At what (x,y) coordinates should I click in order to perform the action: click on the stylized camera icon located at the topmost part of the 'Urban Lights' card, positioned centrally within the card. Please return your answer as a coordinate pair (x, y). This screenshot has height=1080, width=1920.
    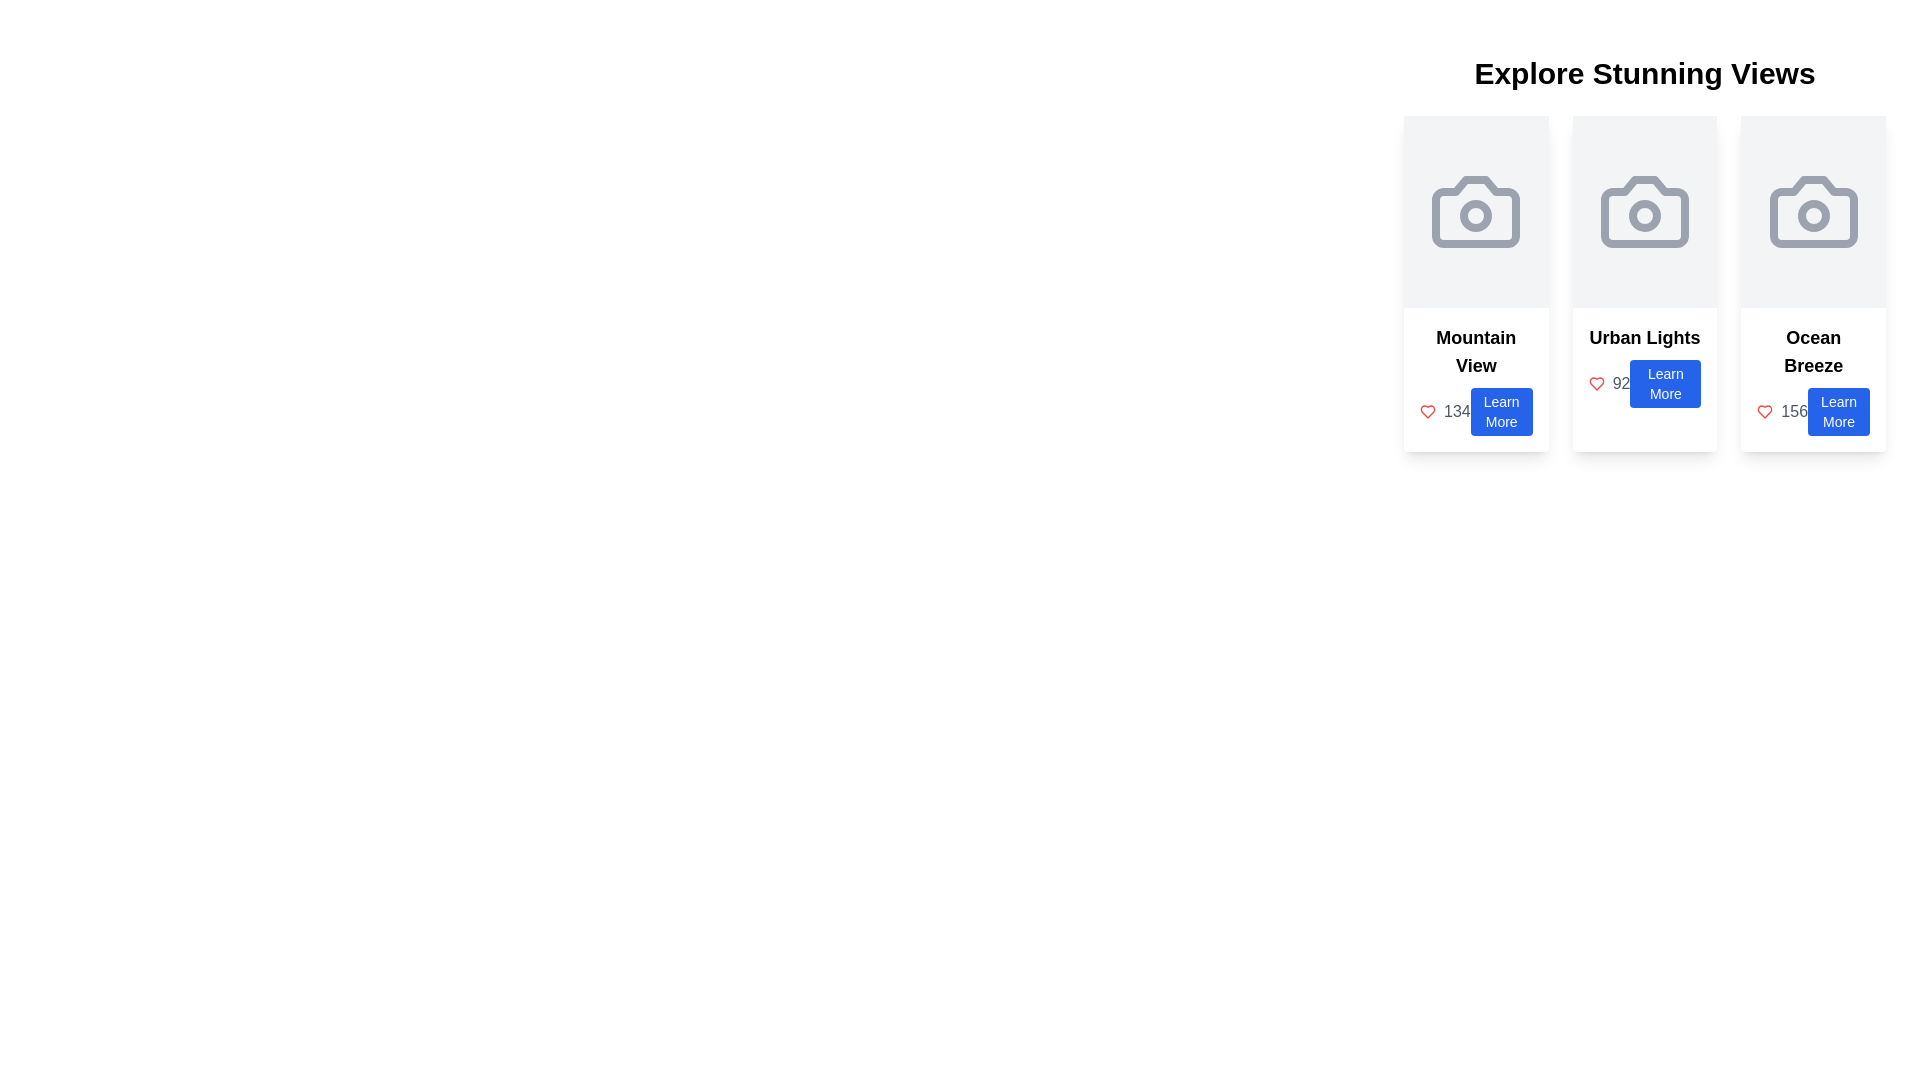
    Looking at the image, I should click on (1645, 212).